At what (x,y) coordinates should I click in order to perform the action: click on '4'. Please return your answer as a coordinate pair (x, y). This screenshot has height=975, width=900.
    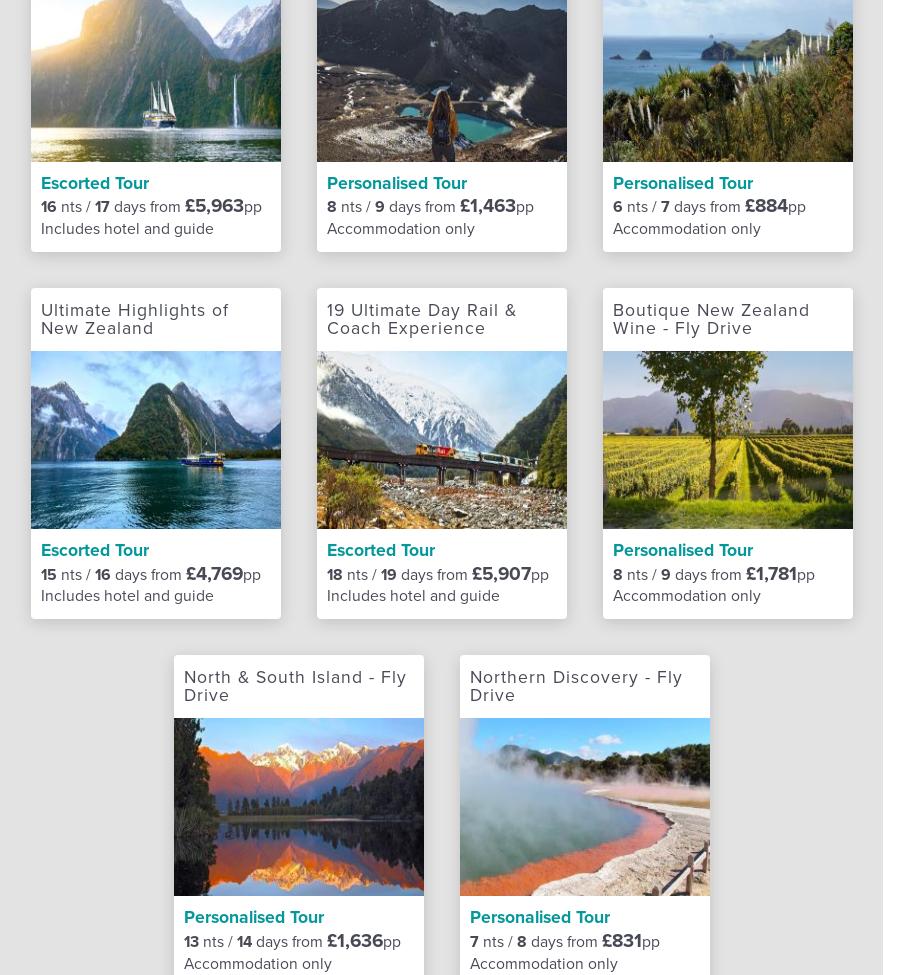
    Looking at the image, I should click on (393, 67).